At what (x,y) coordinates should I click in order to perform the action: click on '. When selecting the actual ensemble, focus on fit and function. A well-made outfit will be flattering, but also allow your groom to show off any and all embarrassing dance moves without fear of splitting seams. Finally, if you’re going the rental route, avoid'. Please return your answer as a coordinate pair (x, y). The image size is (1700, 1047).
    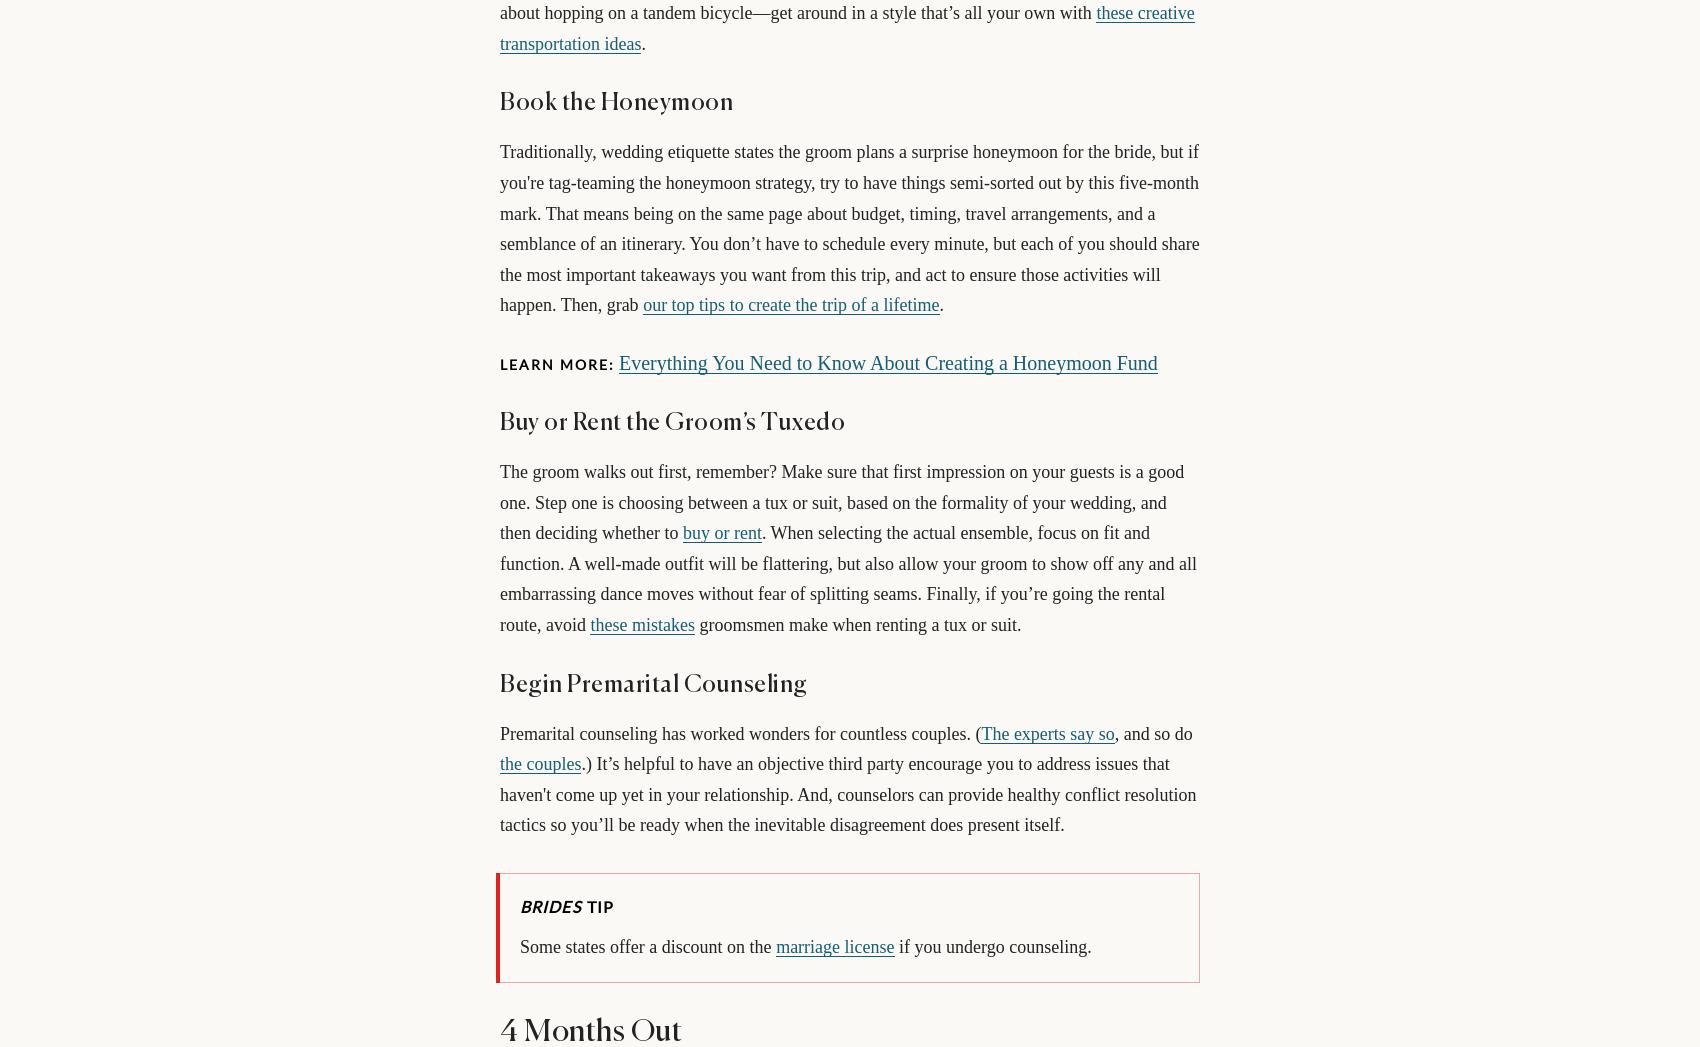
    Looking at the image, I should click on (499, 577).